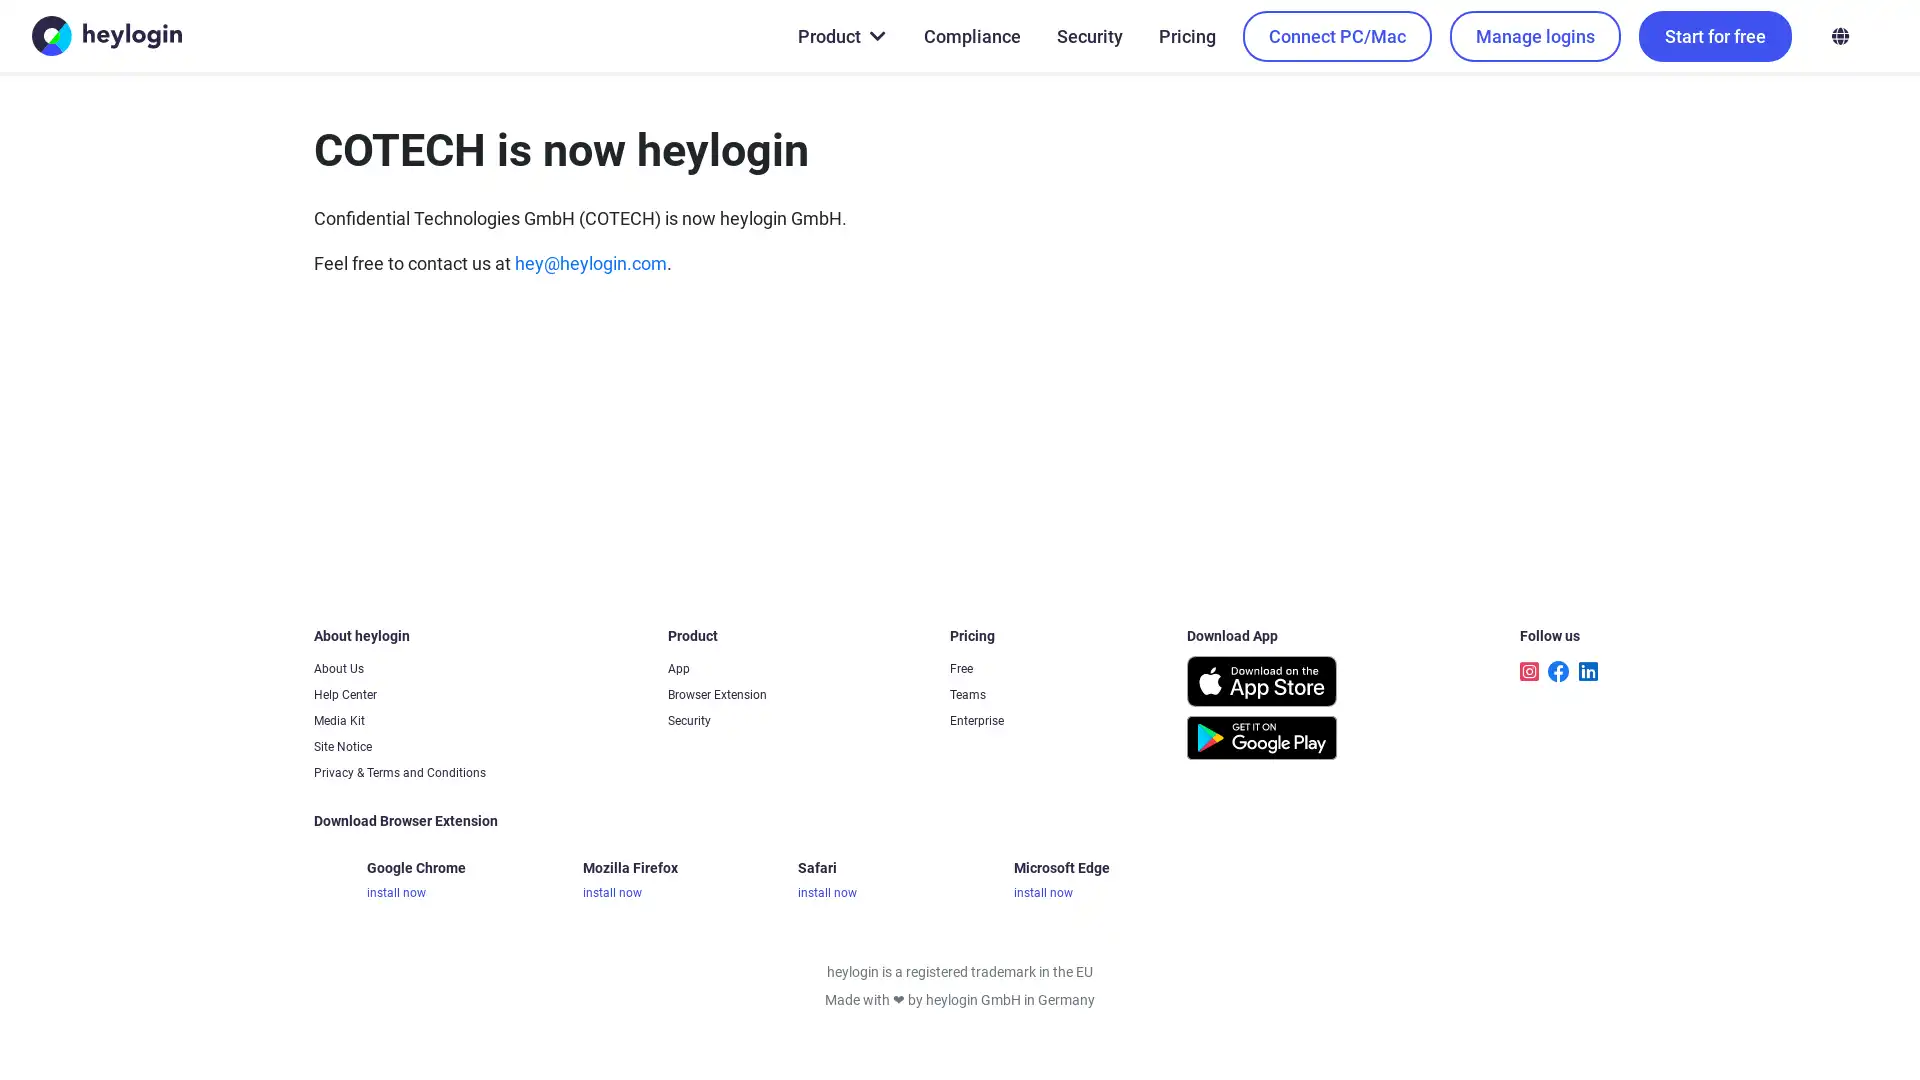 The height and width of the screenshot is (1080, 1920). Describe the element at coordinates (1839, 35) in the screenshot. I see `Language Switcher` at that location.